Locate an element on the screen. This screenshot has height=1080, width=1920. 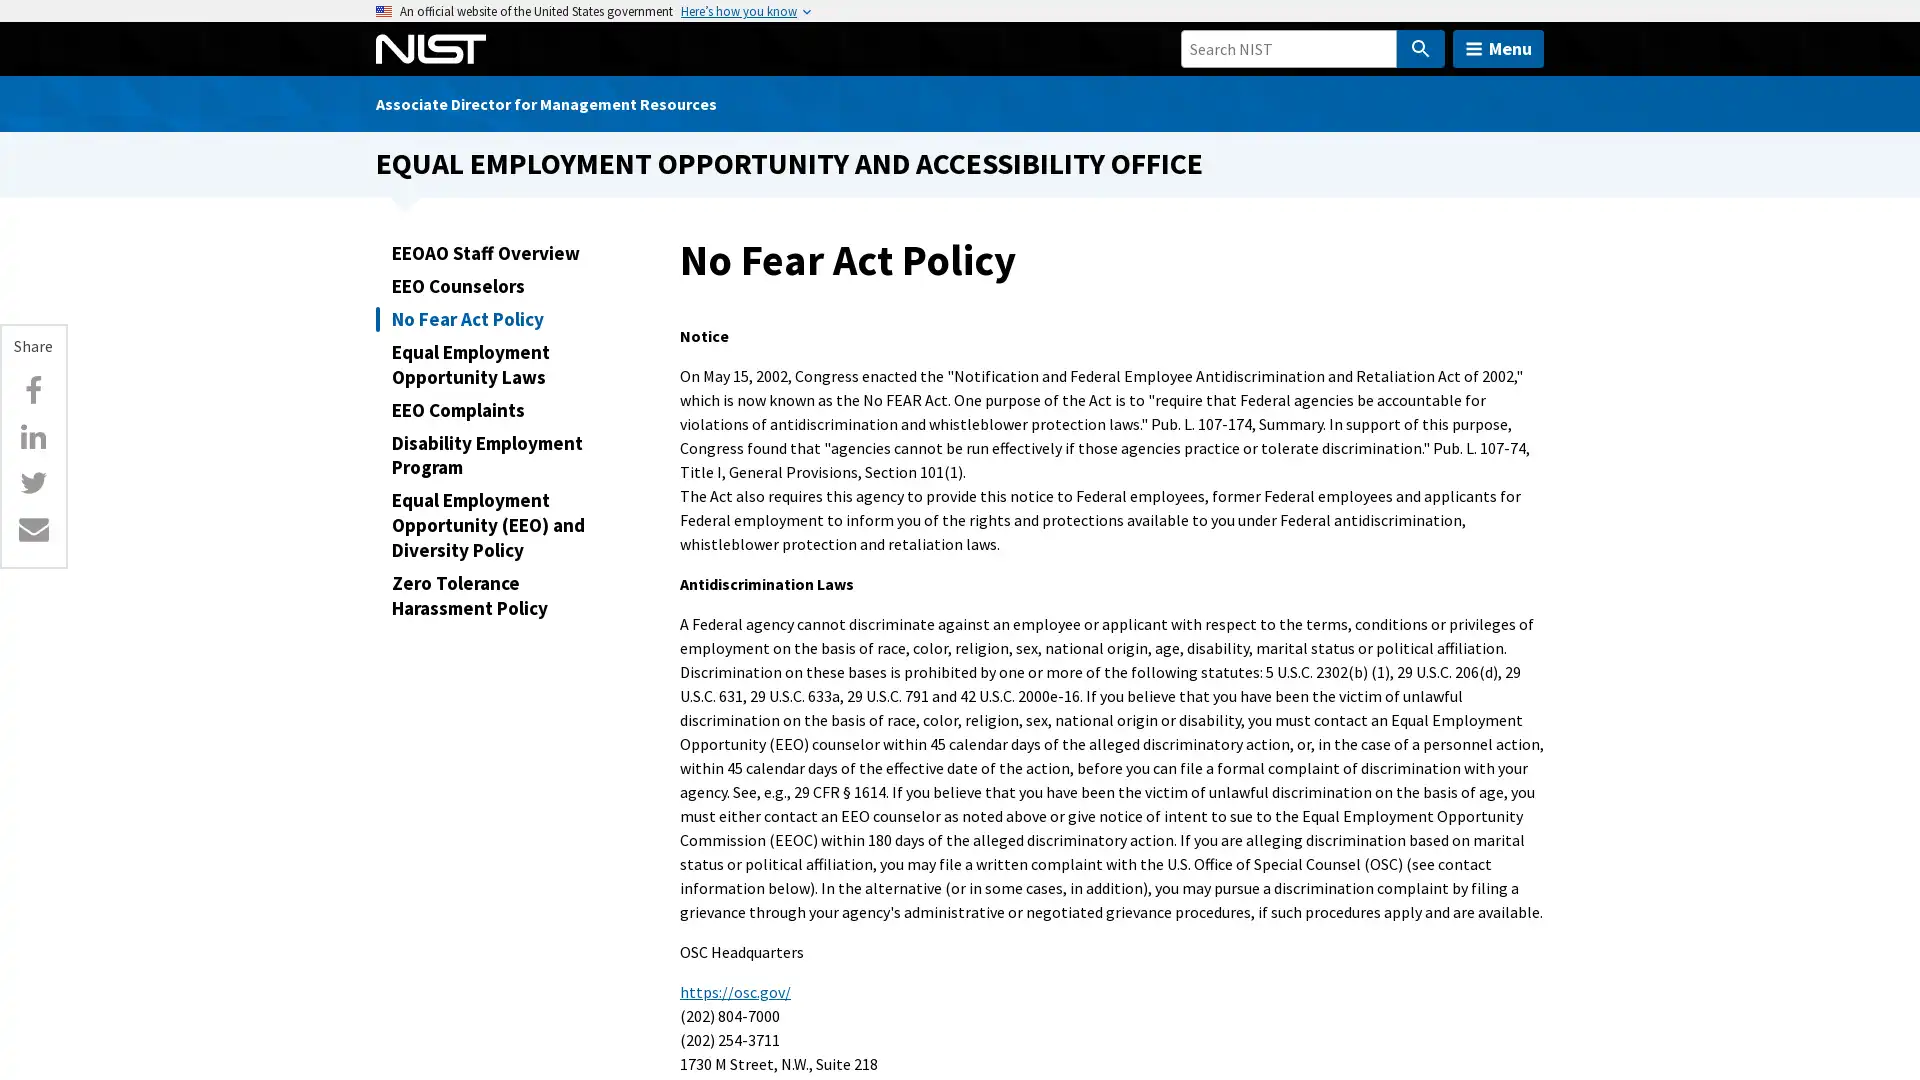
Search is located at coordinates (1419, 48).